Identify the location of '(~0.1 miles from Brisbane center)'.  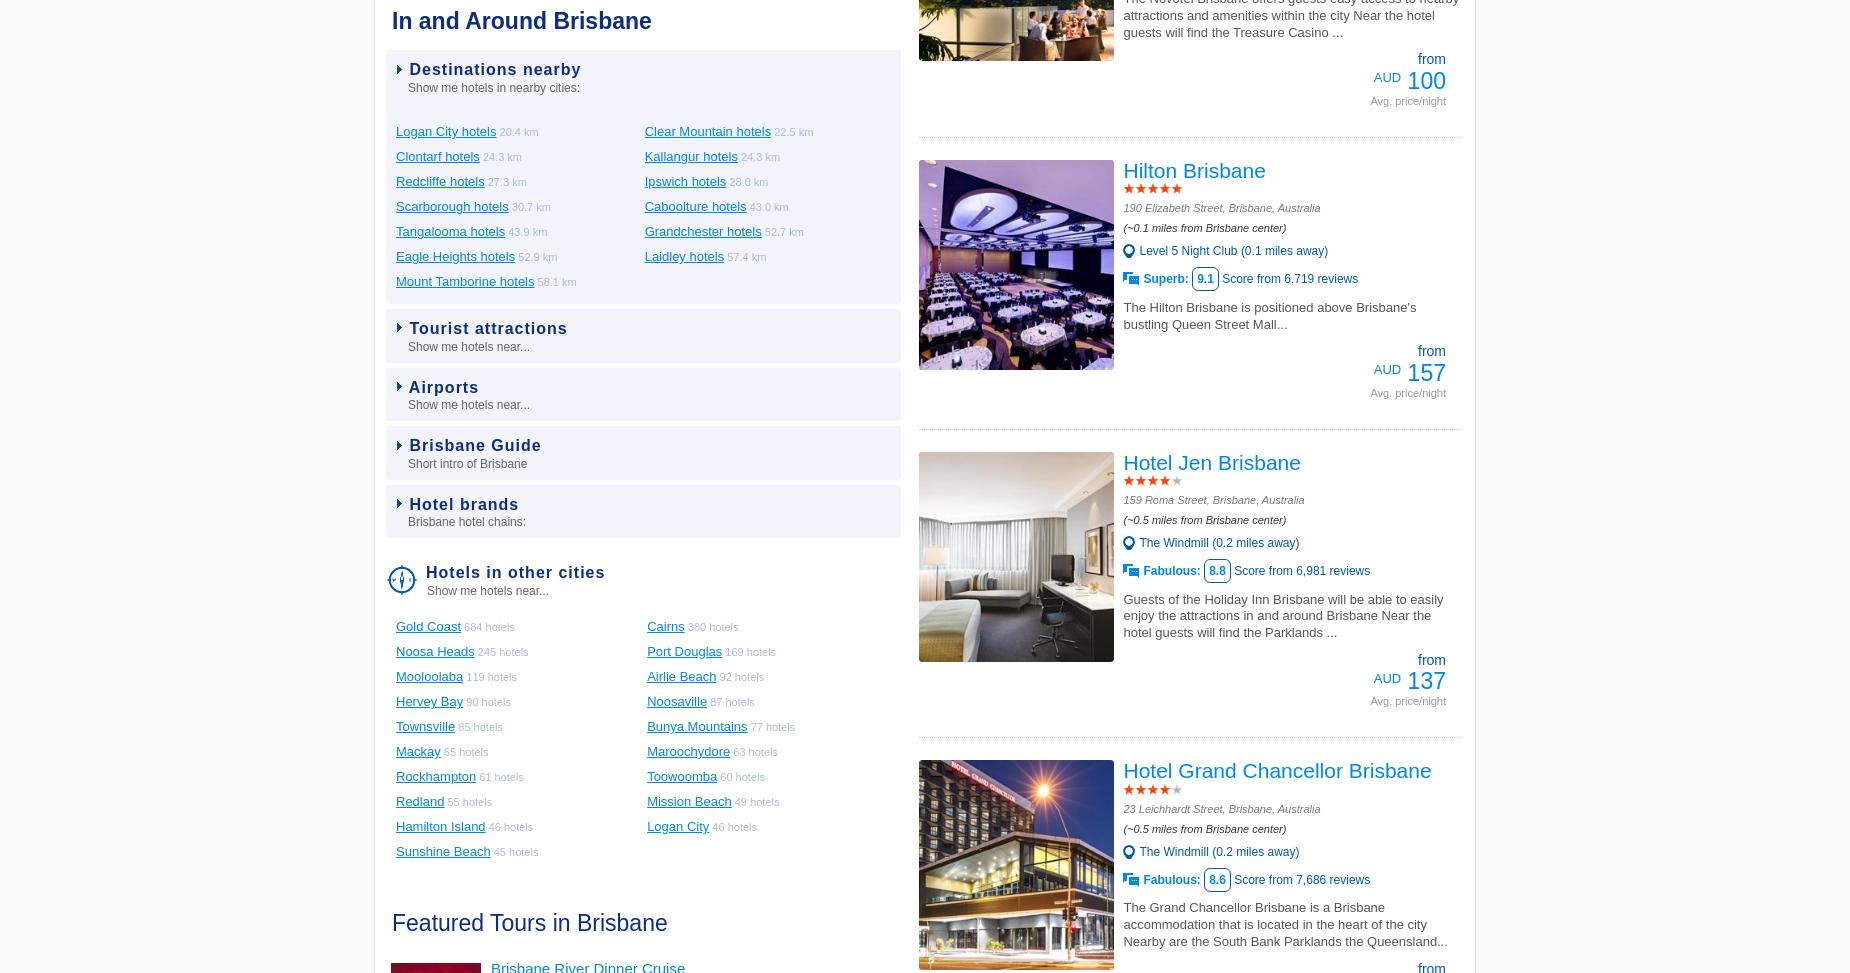
(1203, 226).